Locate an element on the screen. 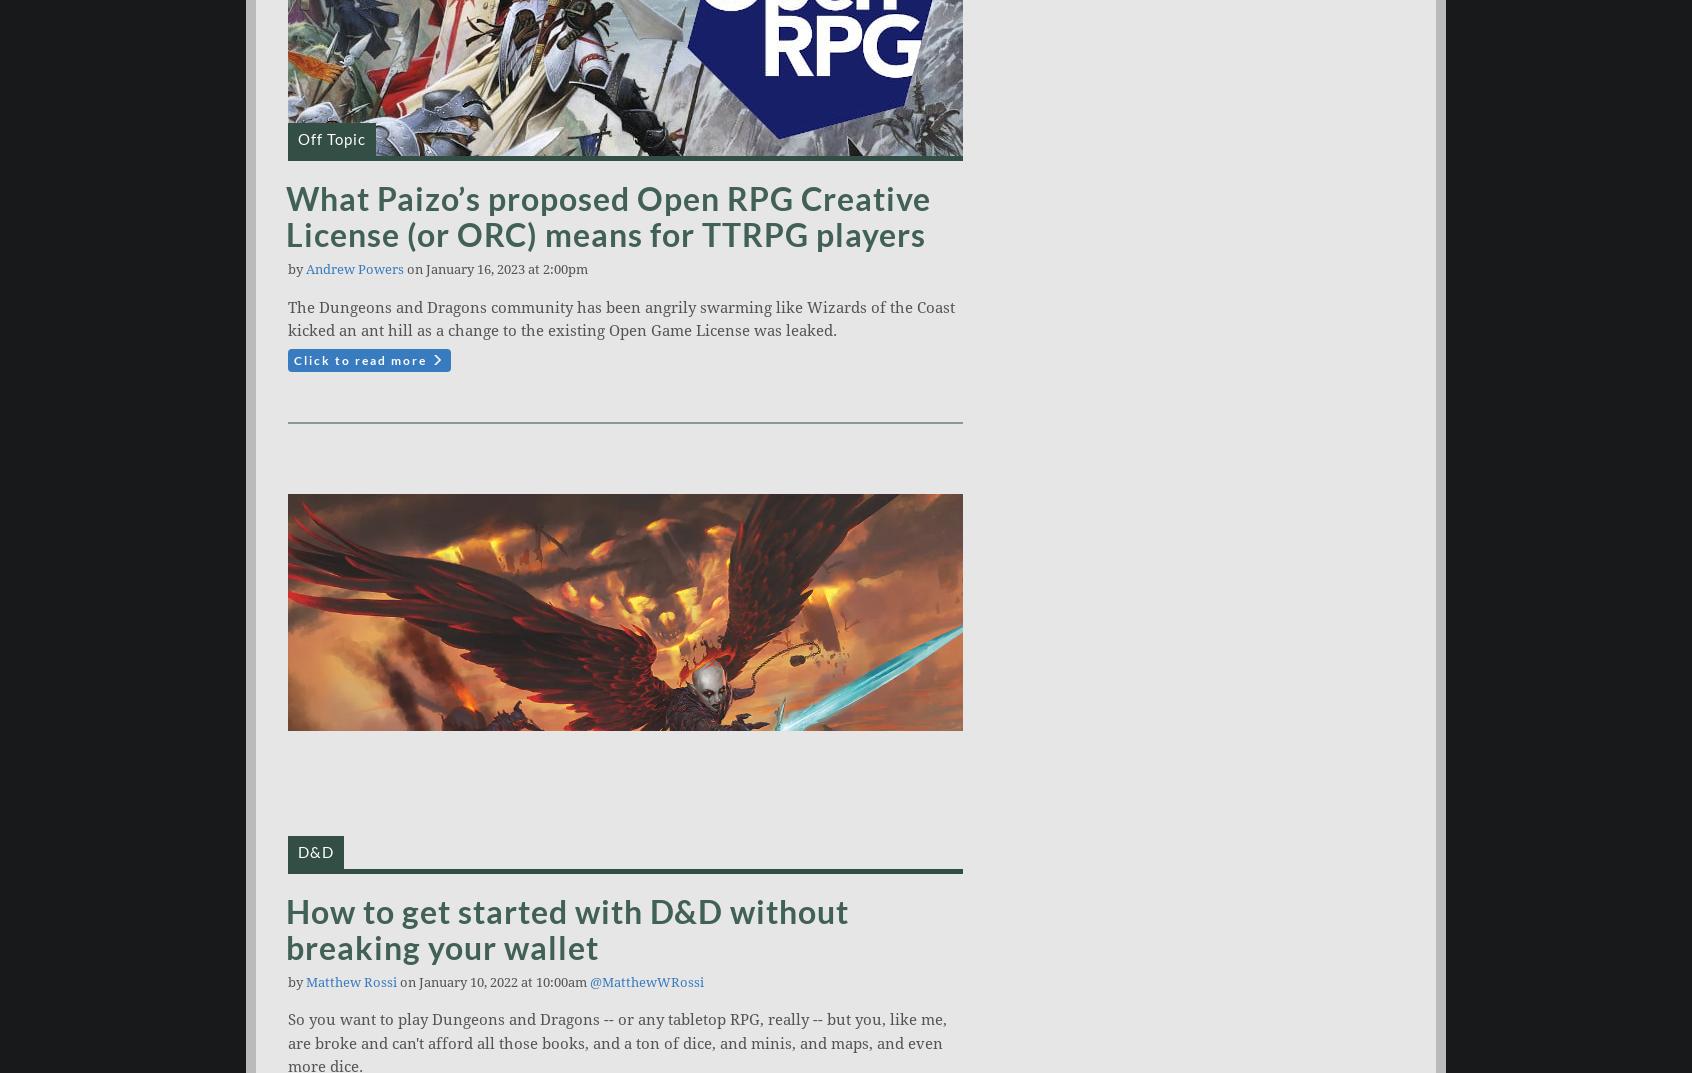  'on January 16, 2023 at 2:00pm' is located at coordinates (495, 268).